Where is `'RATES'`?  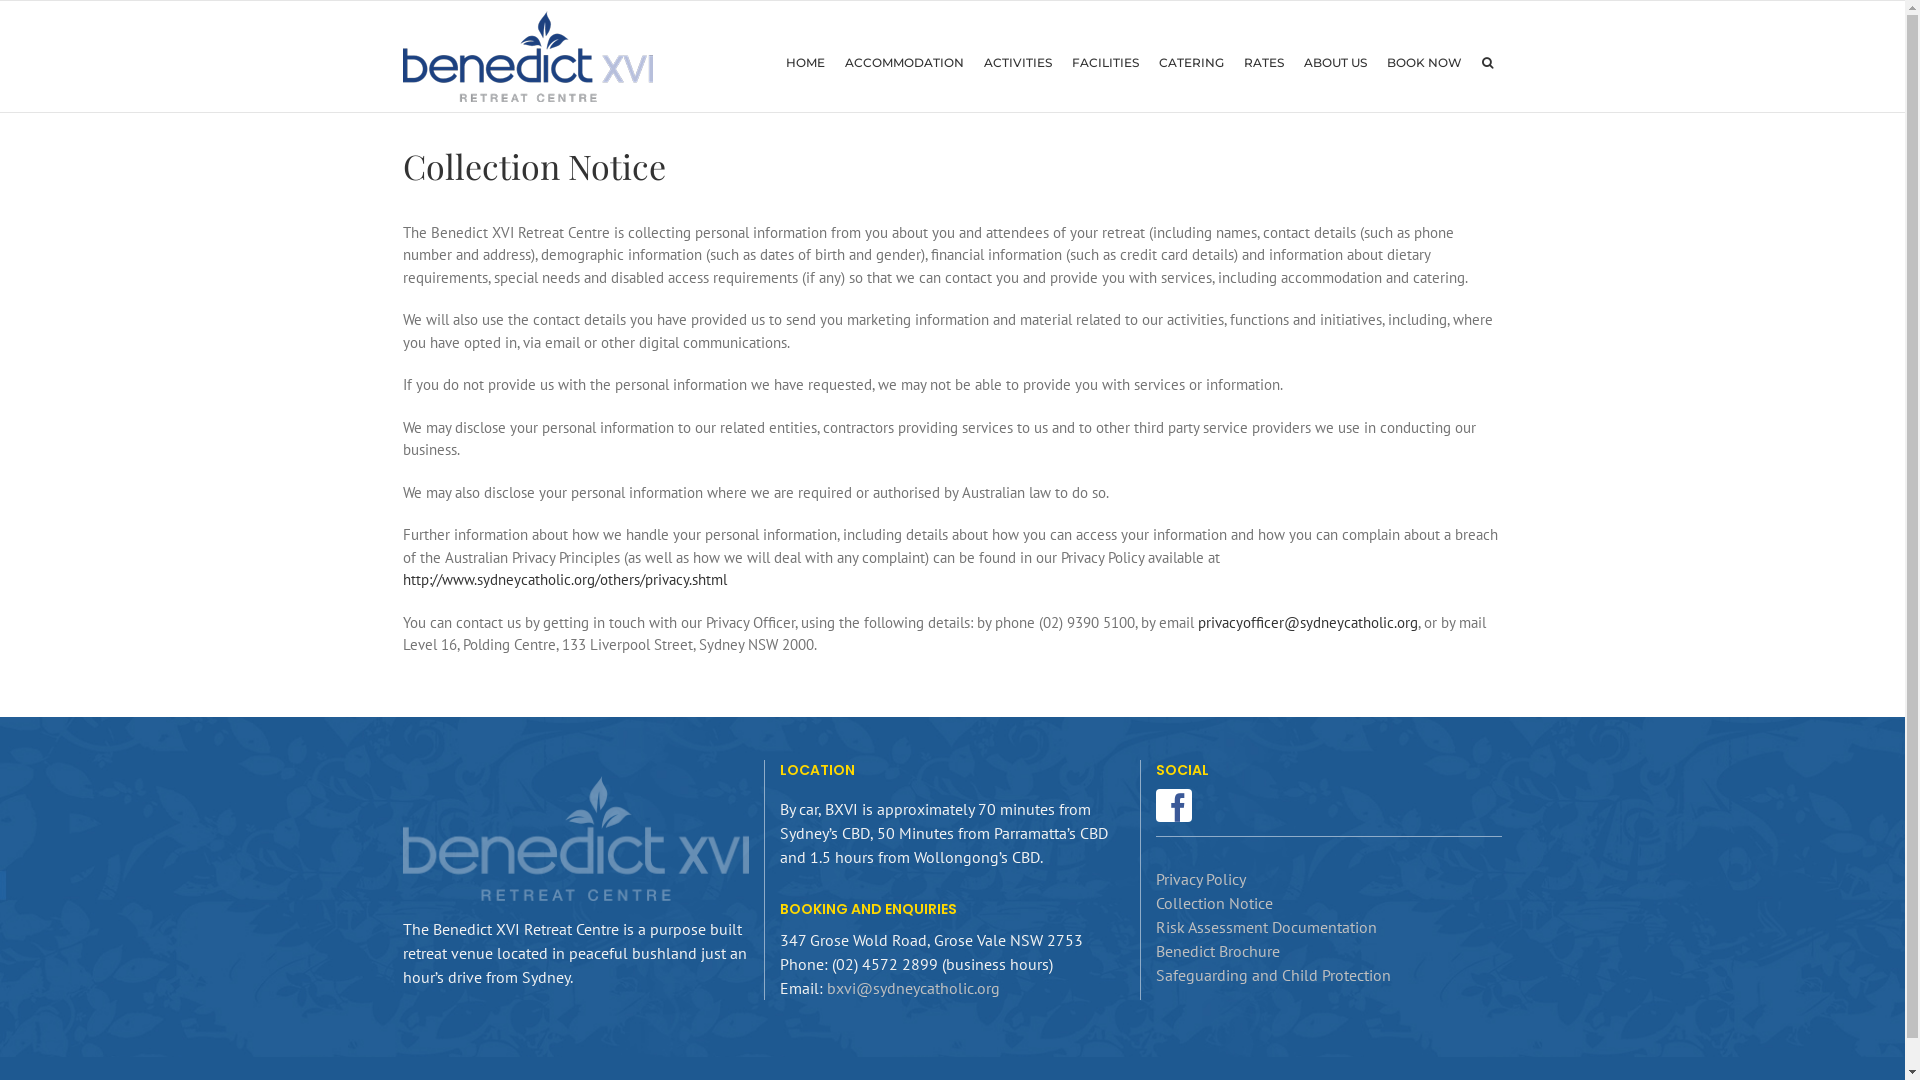 'RATES' is located at coordinates (1262, 61).